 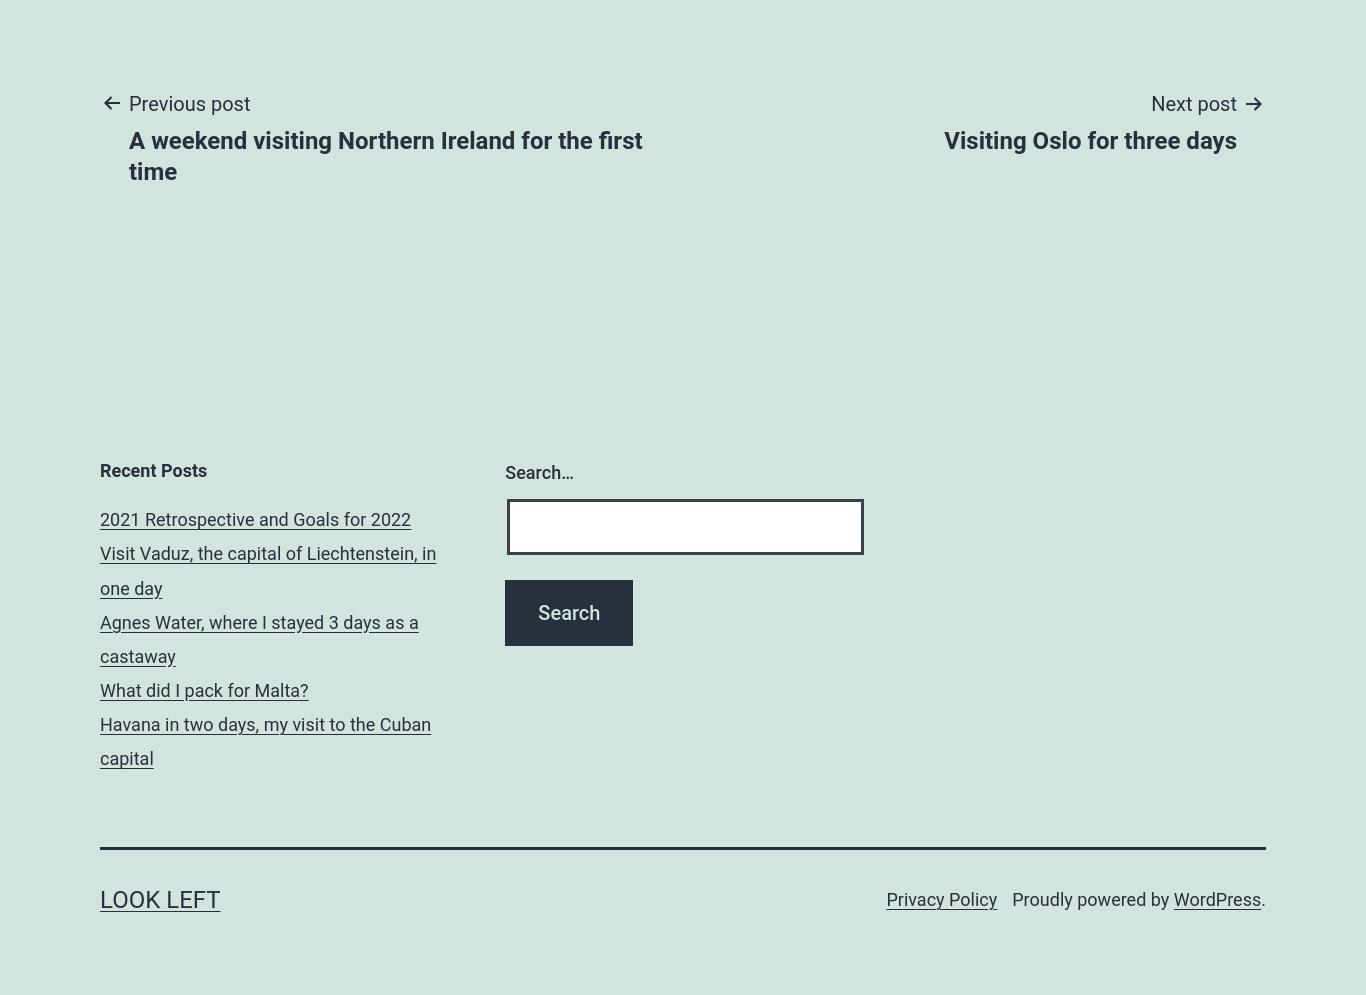 I want to click on '2021 Retrospective and Goals for 2022', so click(x=255, y=518).